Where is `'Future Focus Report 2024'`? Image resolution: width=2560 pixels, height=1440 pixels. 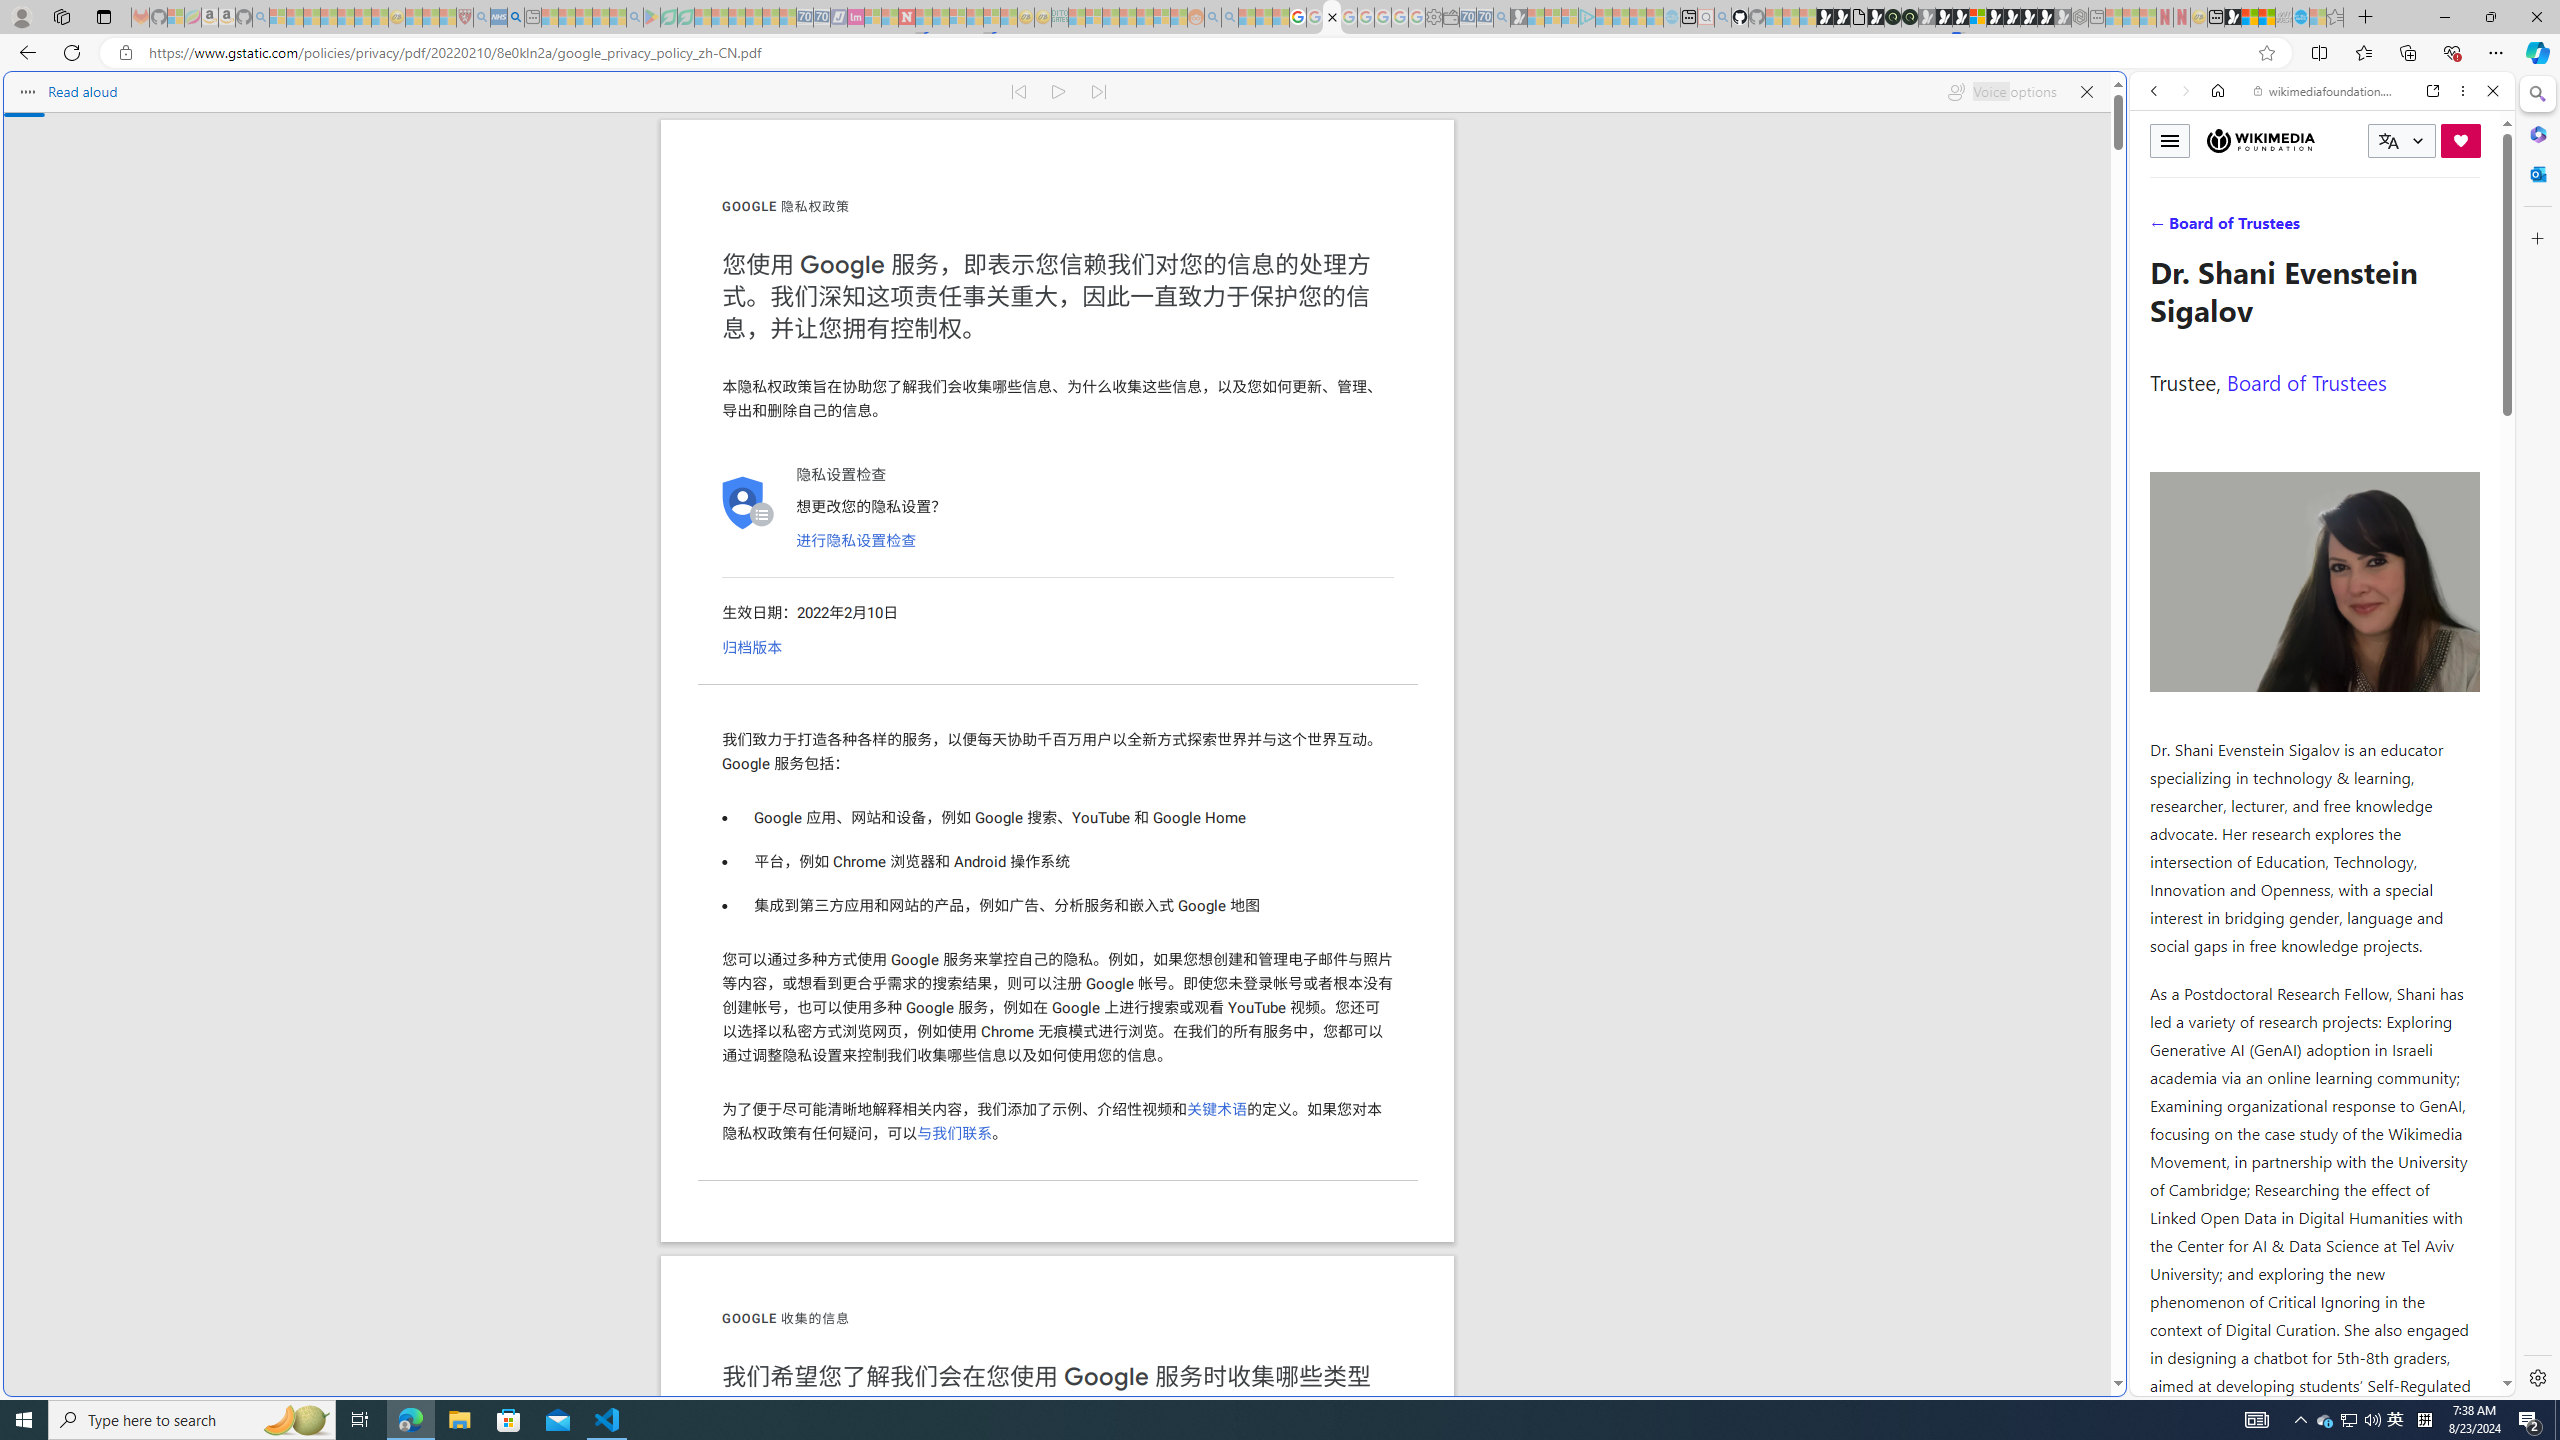 'Future Focus Report 2024' is located at coordinates (1908, 16).